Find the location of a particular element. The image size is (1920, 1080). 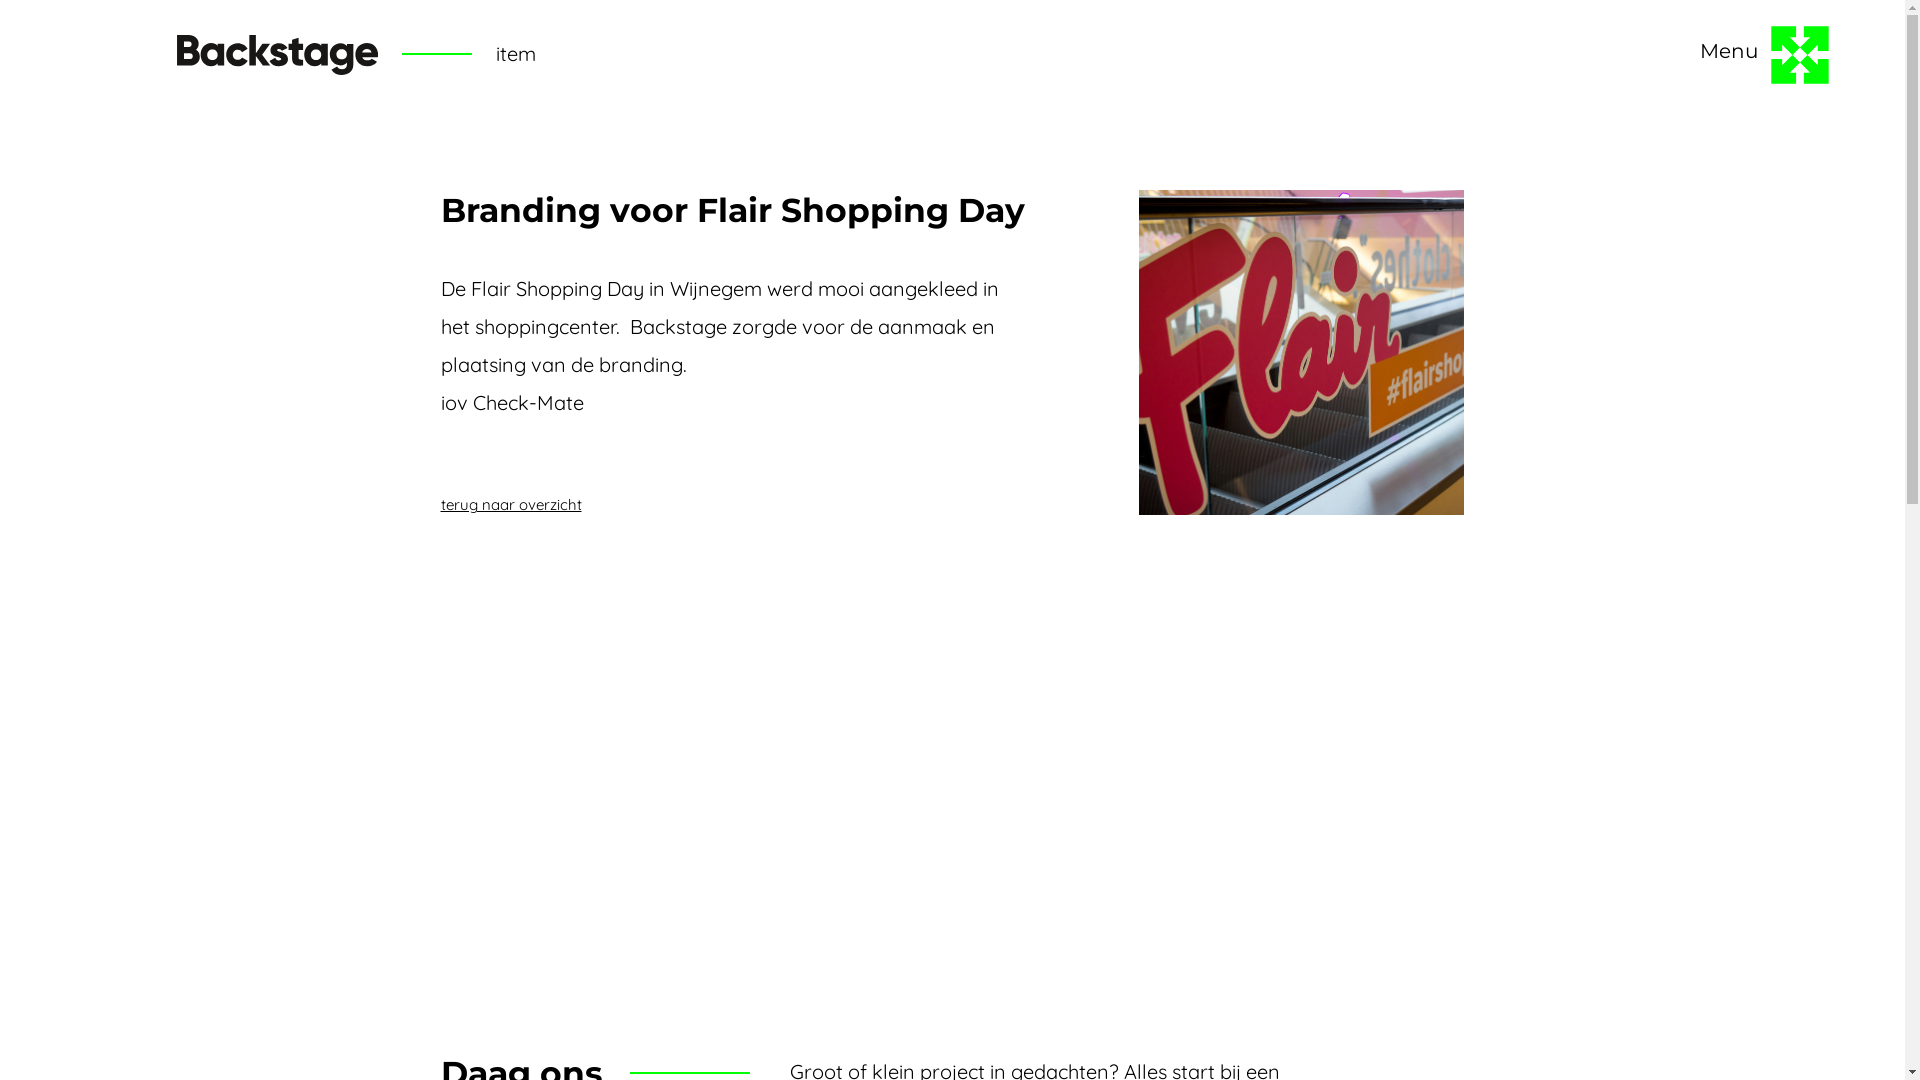

'terug naar overzicht' is located at coordinates (439, 503).